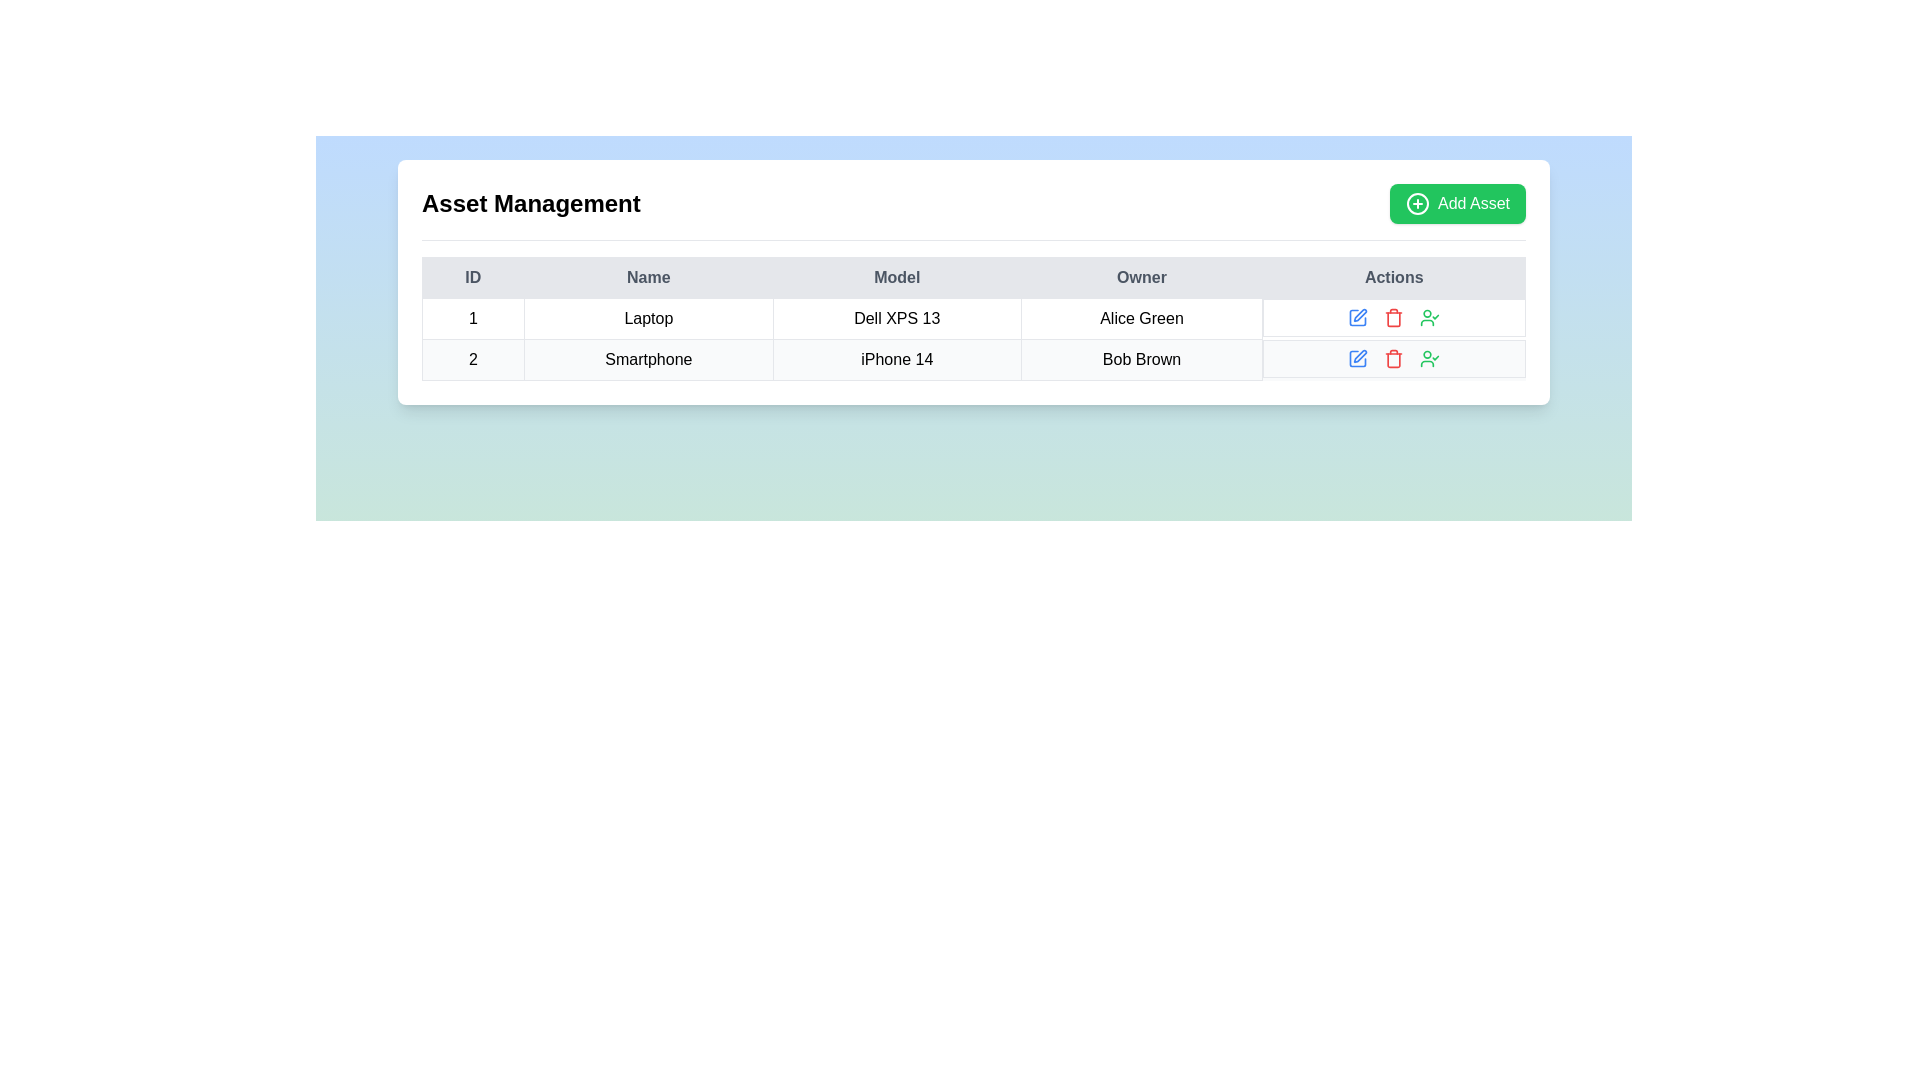 This screenshot has height=1080, width=1920. What do you see at coordinates (974, 338) in the screenshot?
I see `the first data row of the table displaying asset ID '1', which includes the name 'Laptop' and model 'Dell XPS 13'` at bounding box center [974, 338].